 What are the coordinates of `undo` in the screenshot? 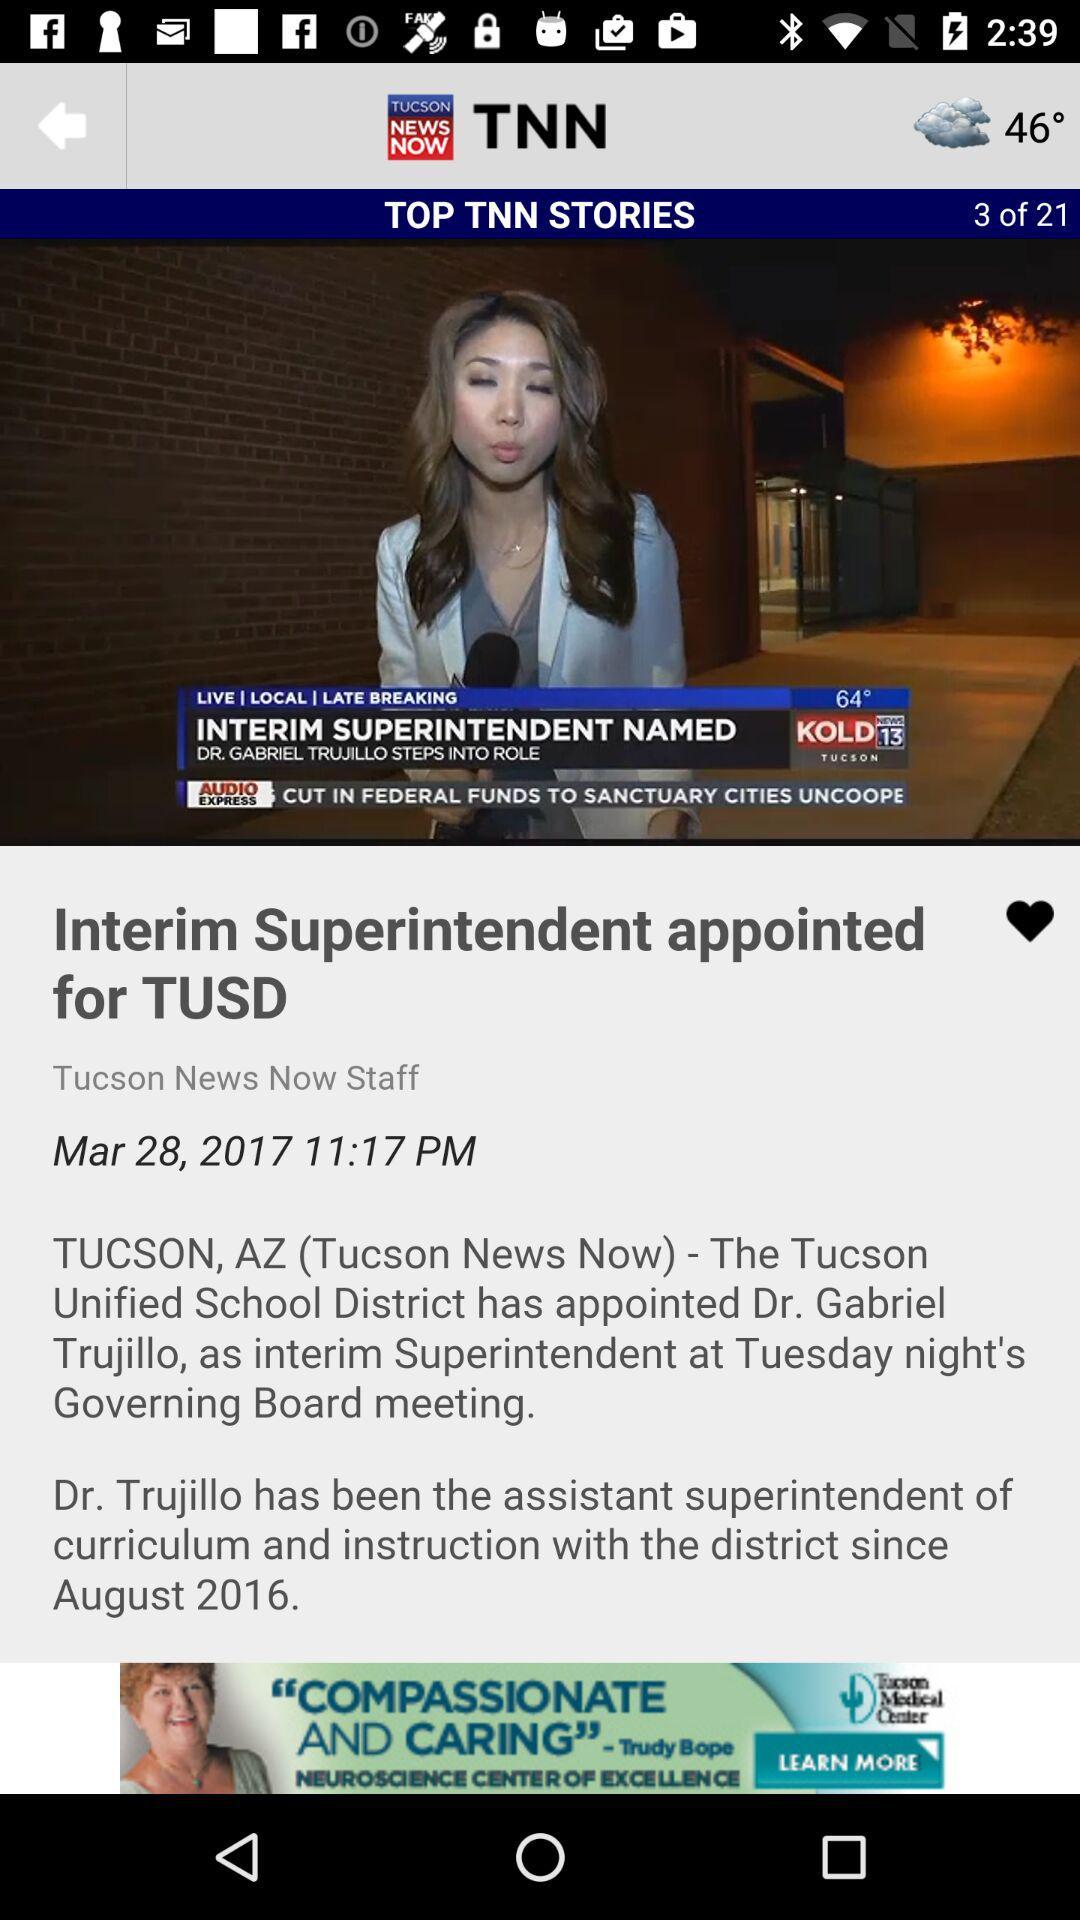 It's located at (61, 124).